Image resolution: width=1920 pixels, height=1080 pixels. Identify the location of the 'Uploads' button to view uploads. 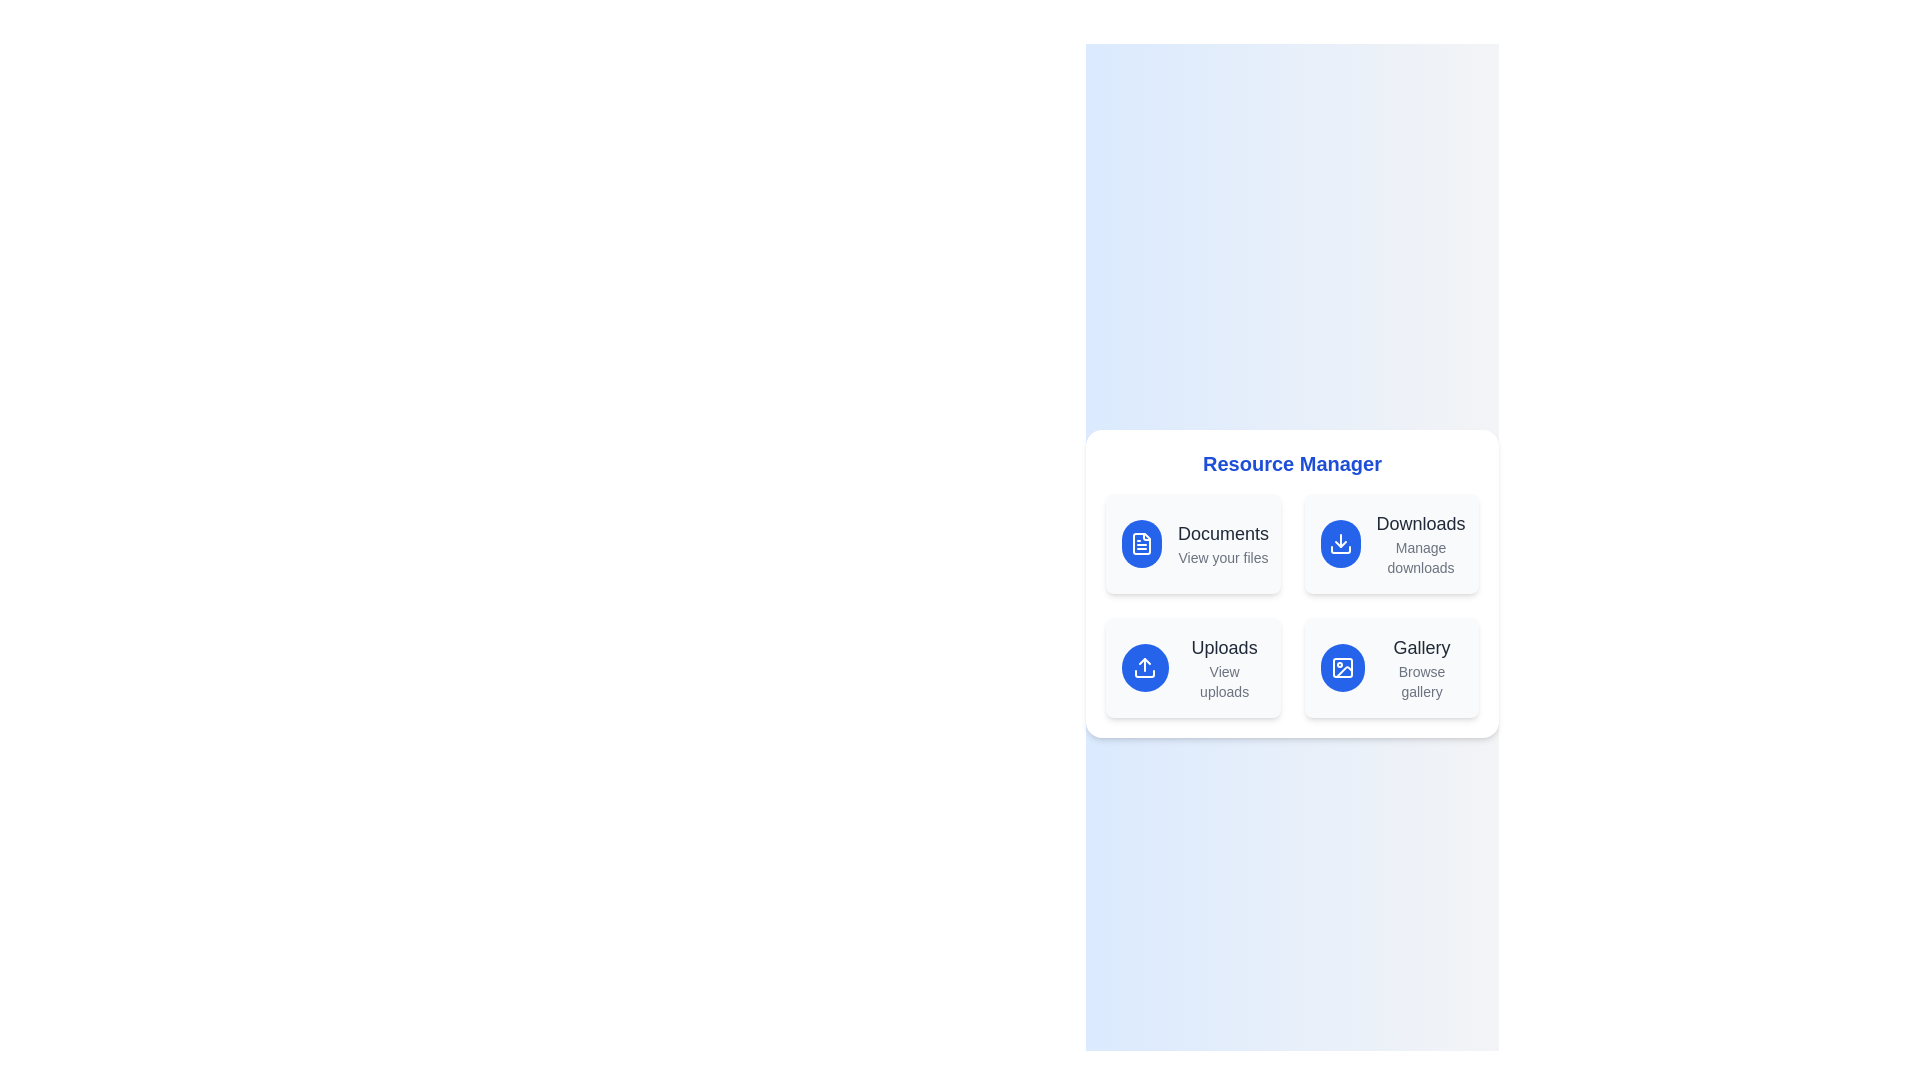
(1193, 667).